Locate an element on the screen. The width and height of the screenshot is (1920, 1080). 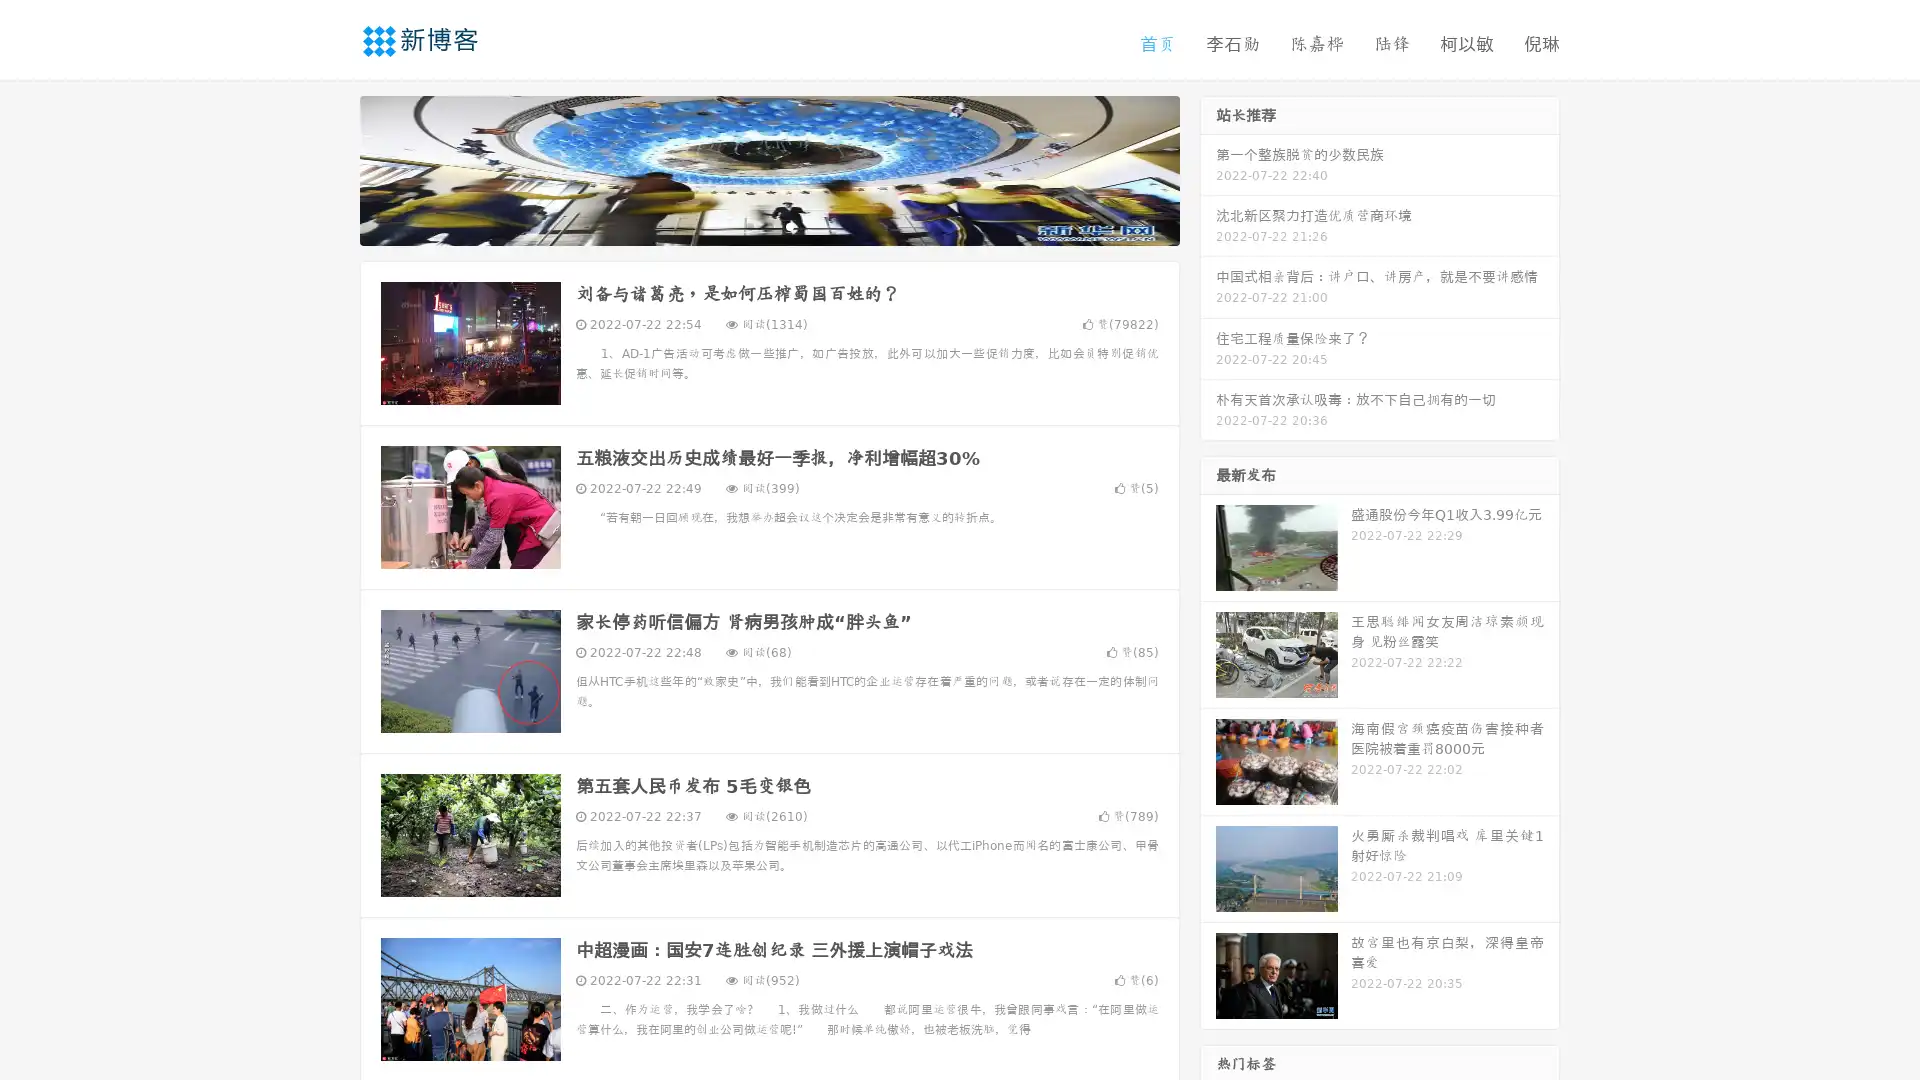
Go to slide 2 is located at coordinates (768, 225).